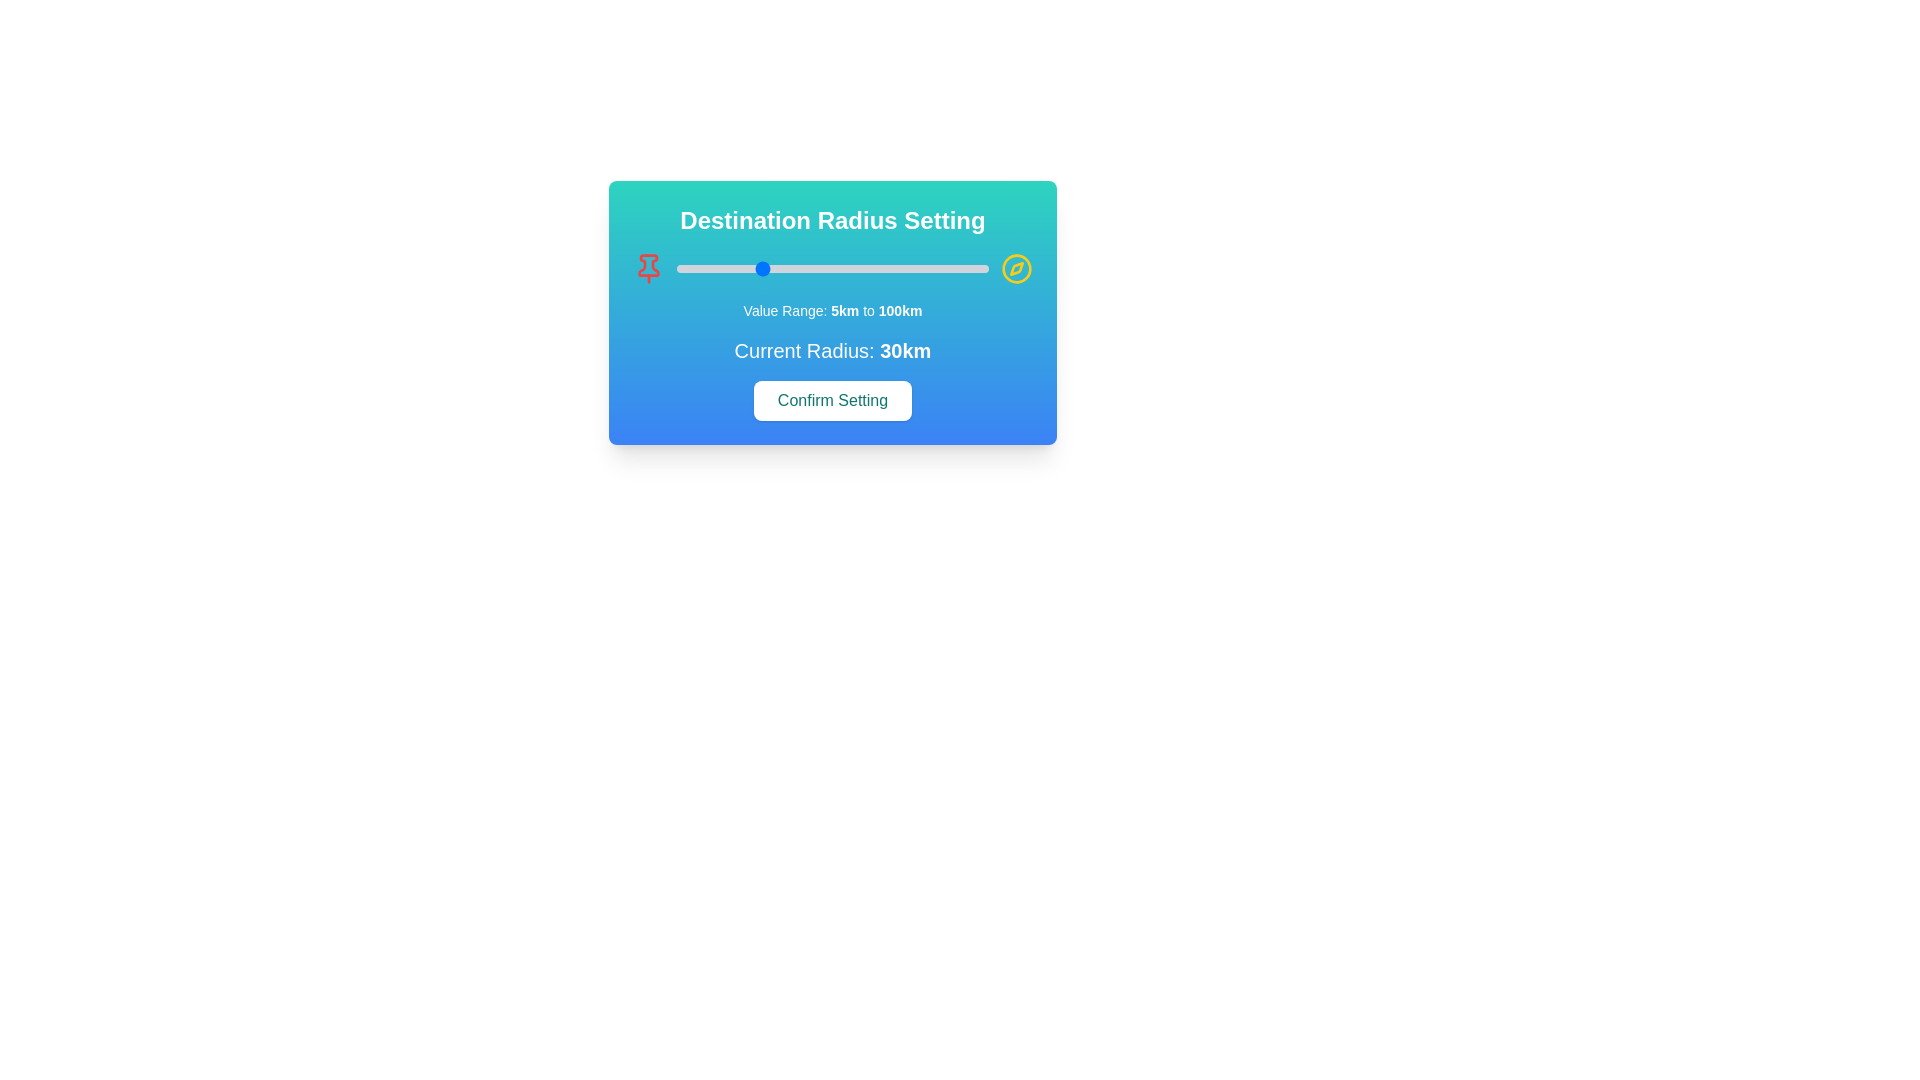  Describe the element at coordinates (797, 268) in the screenshot. I see `the radius slider to set the radius to 42 km` at that location.